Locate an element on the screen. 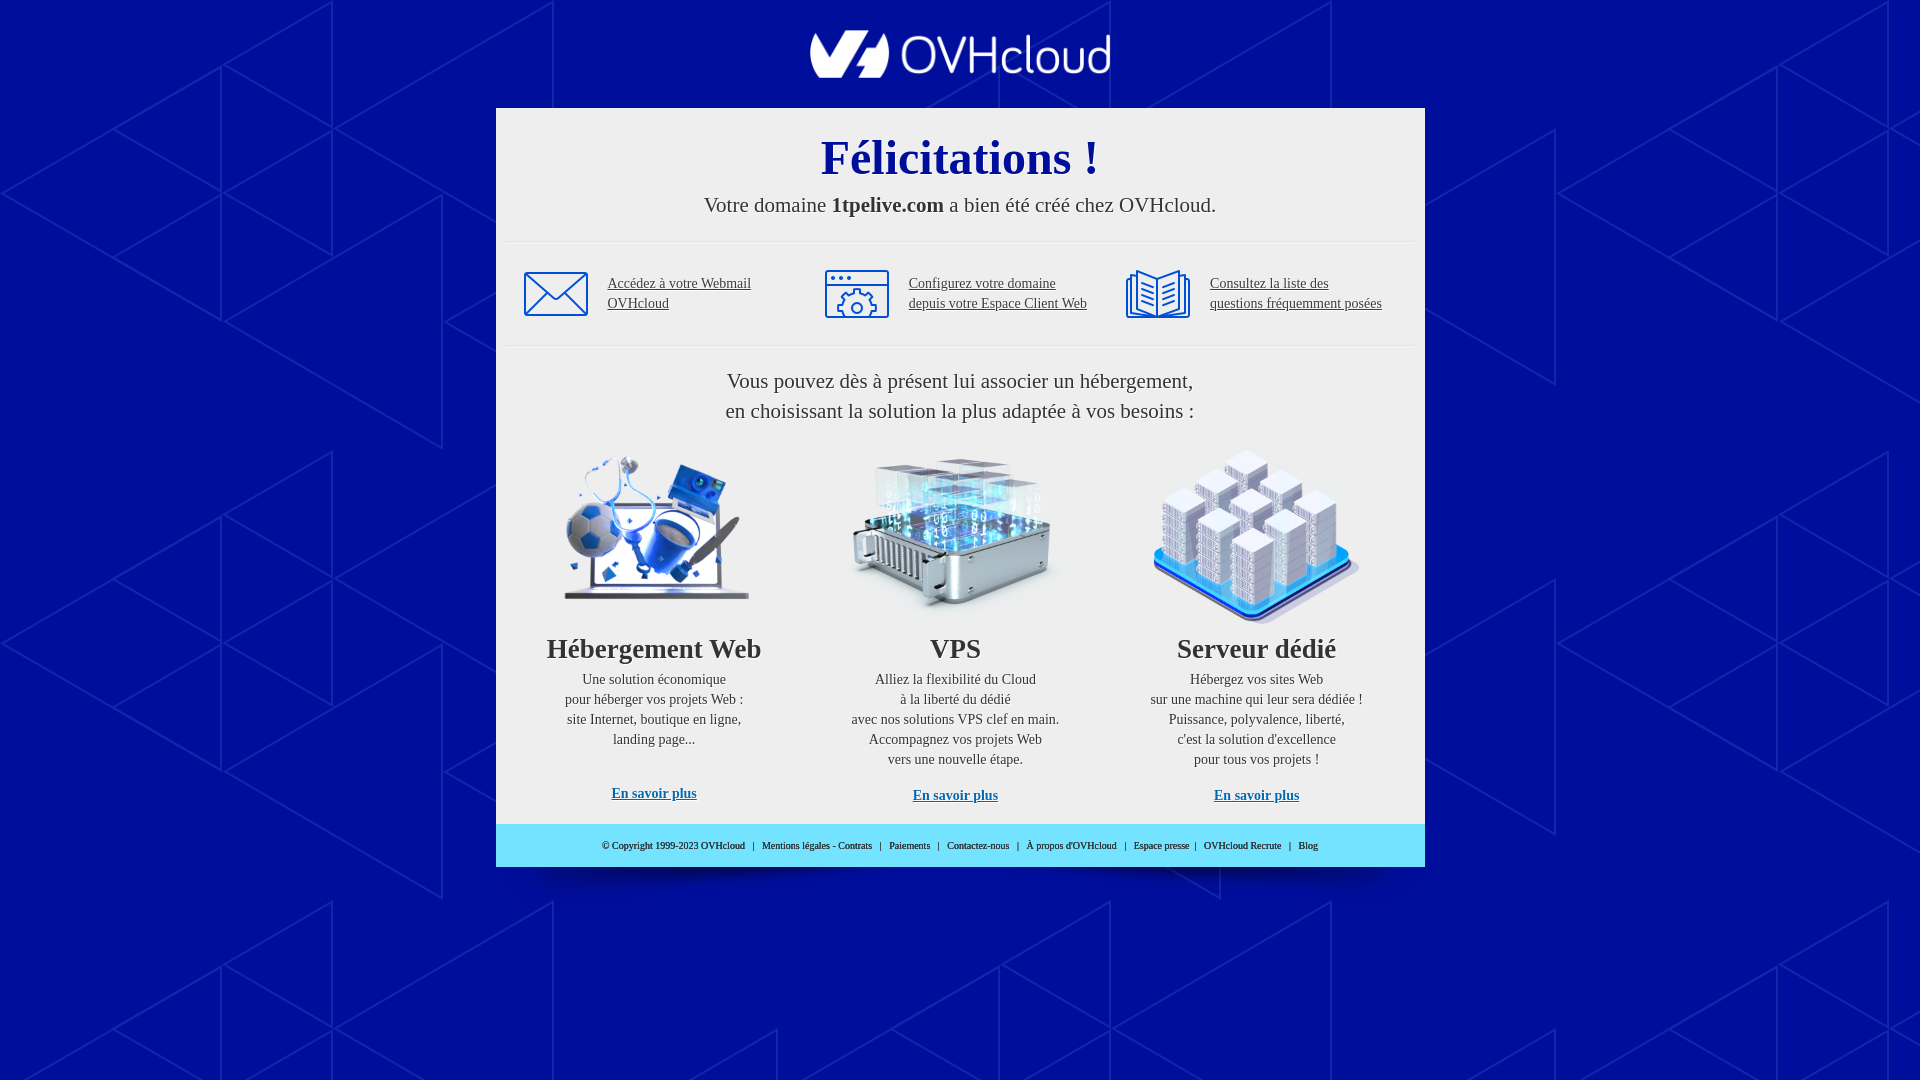  'Blog' is located at coordinates (1308, 845).